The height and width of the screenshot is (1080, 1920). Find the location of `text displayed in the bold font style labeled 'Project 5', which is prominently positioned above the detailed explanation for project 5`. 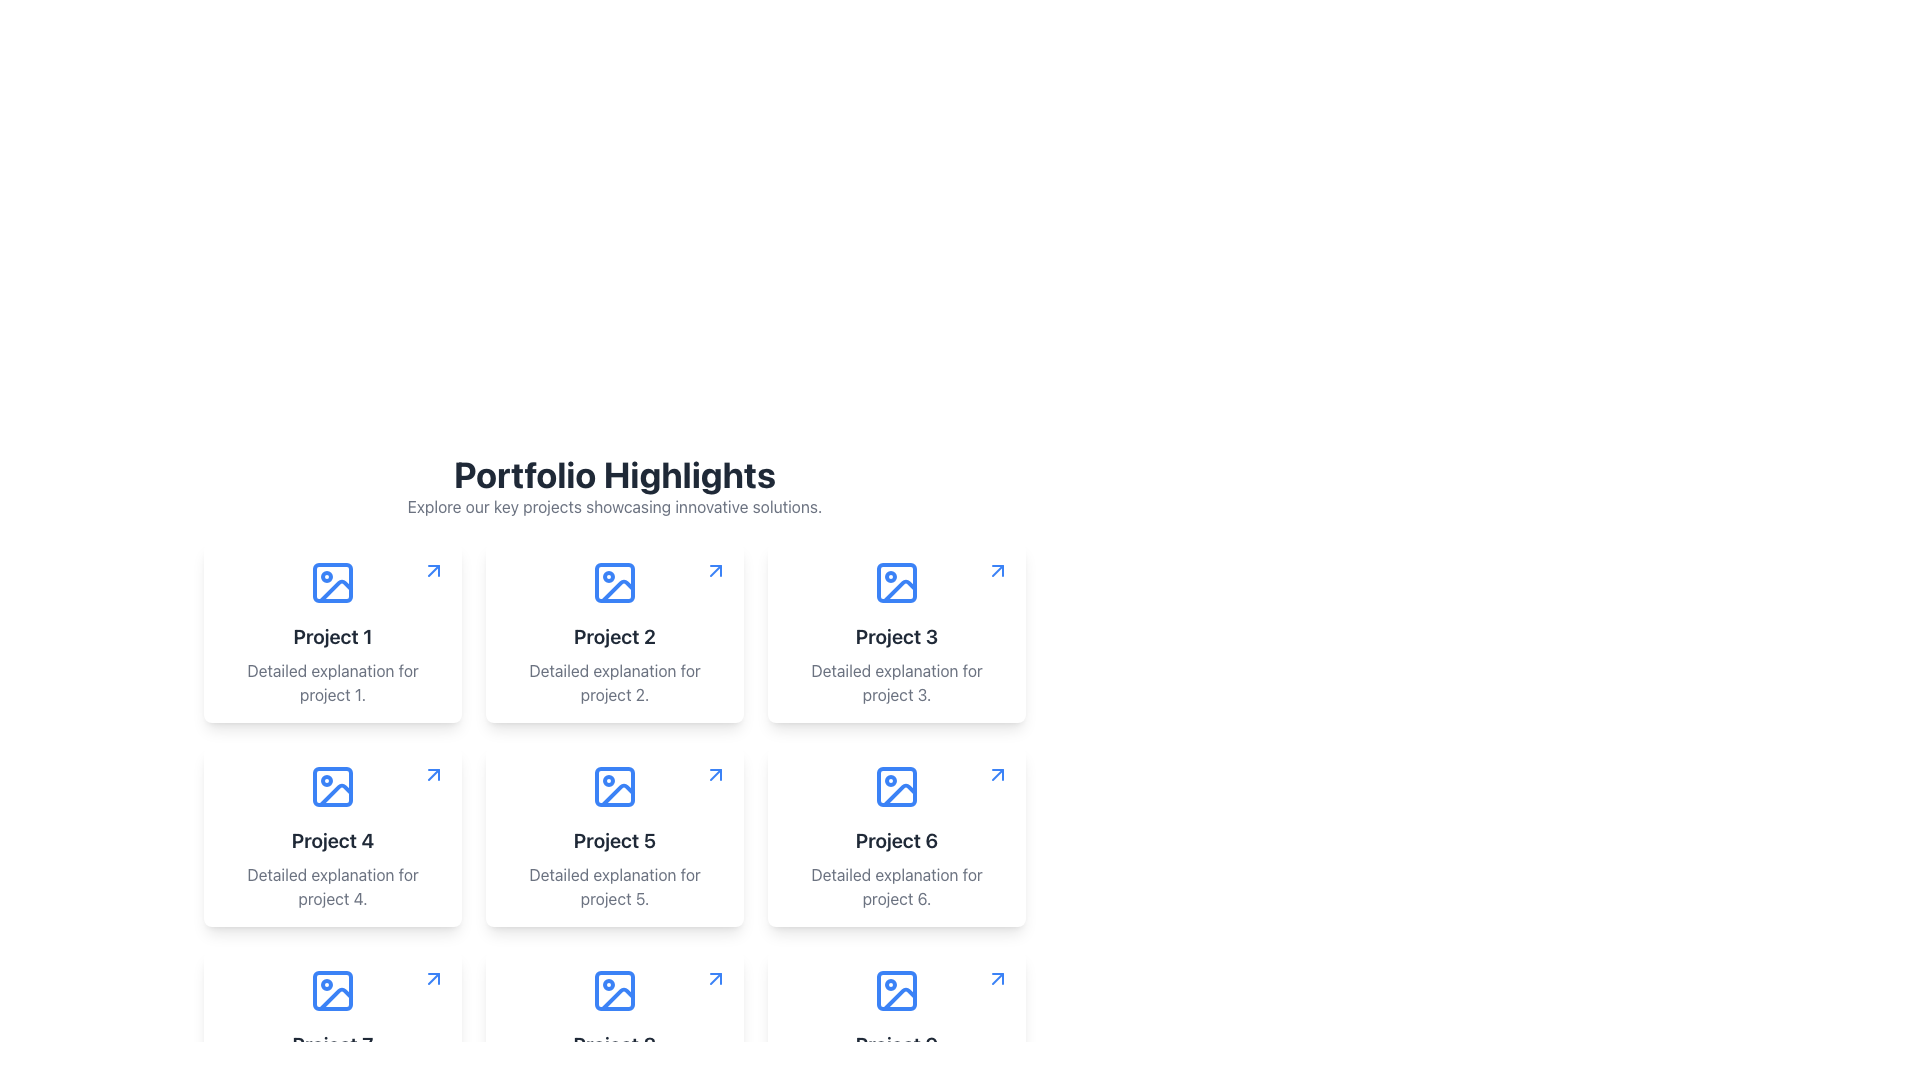

text displayed in the bold font style labeled 'Project 5', which is prominently positioned above the detailed explanation for project 5 is located at coordinates (613, 840).